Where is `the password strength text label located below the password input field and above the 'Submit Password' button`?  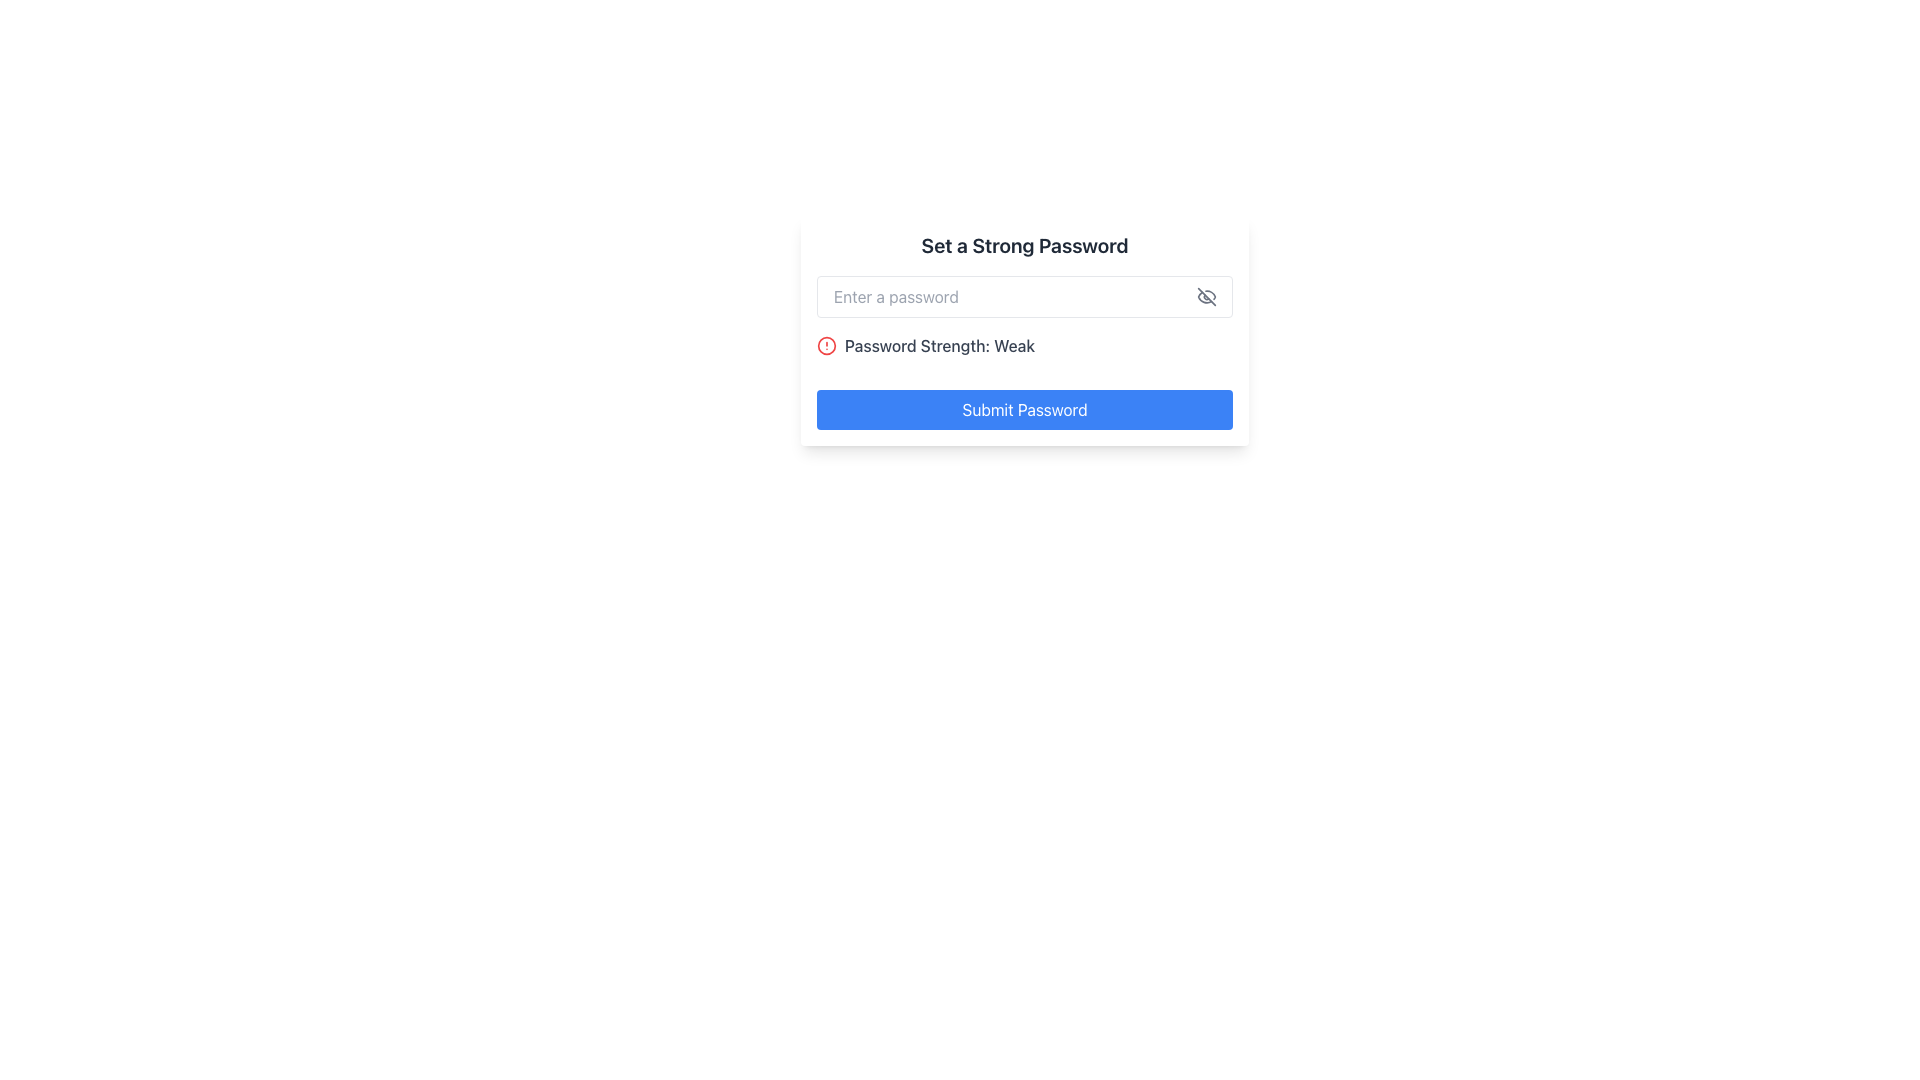 the password strength text label located below the password input field and above the 'Submit Password' button is located at coordinates (939, 345).